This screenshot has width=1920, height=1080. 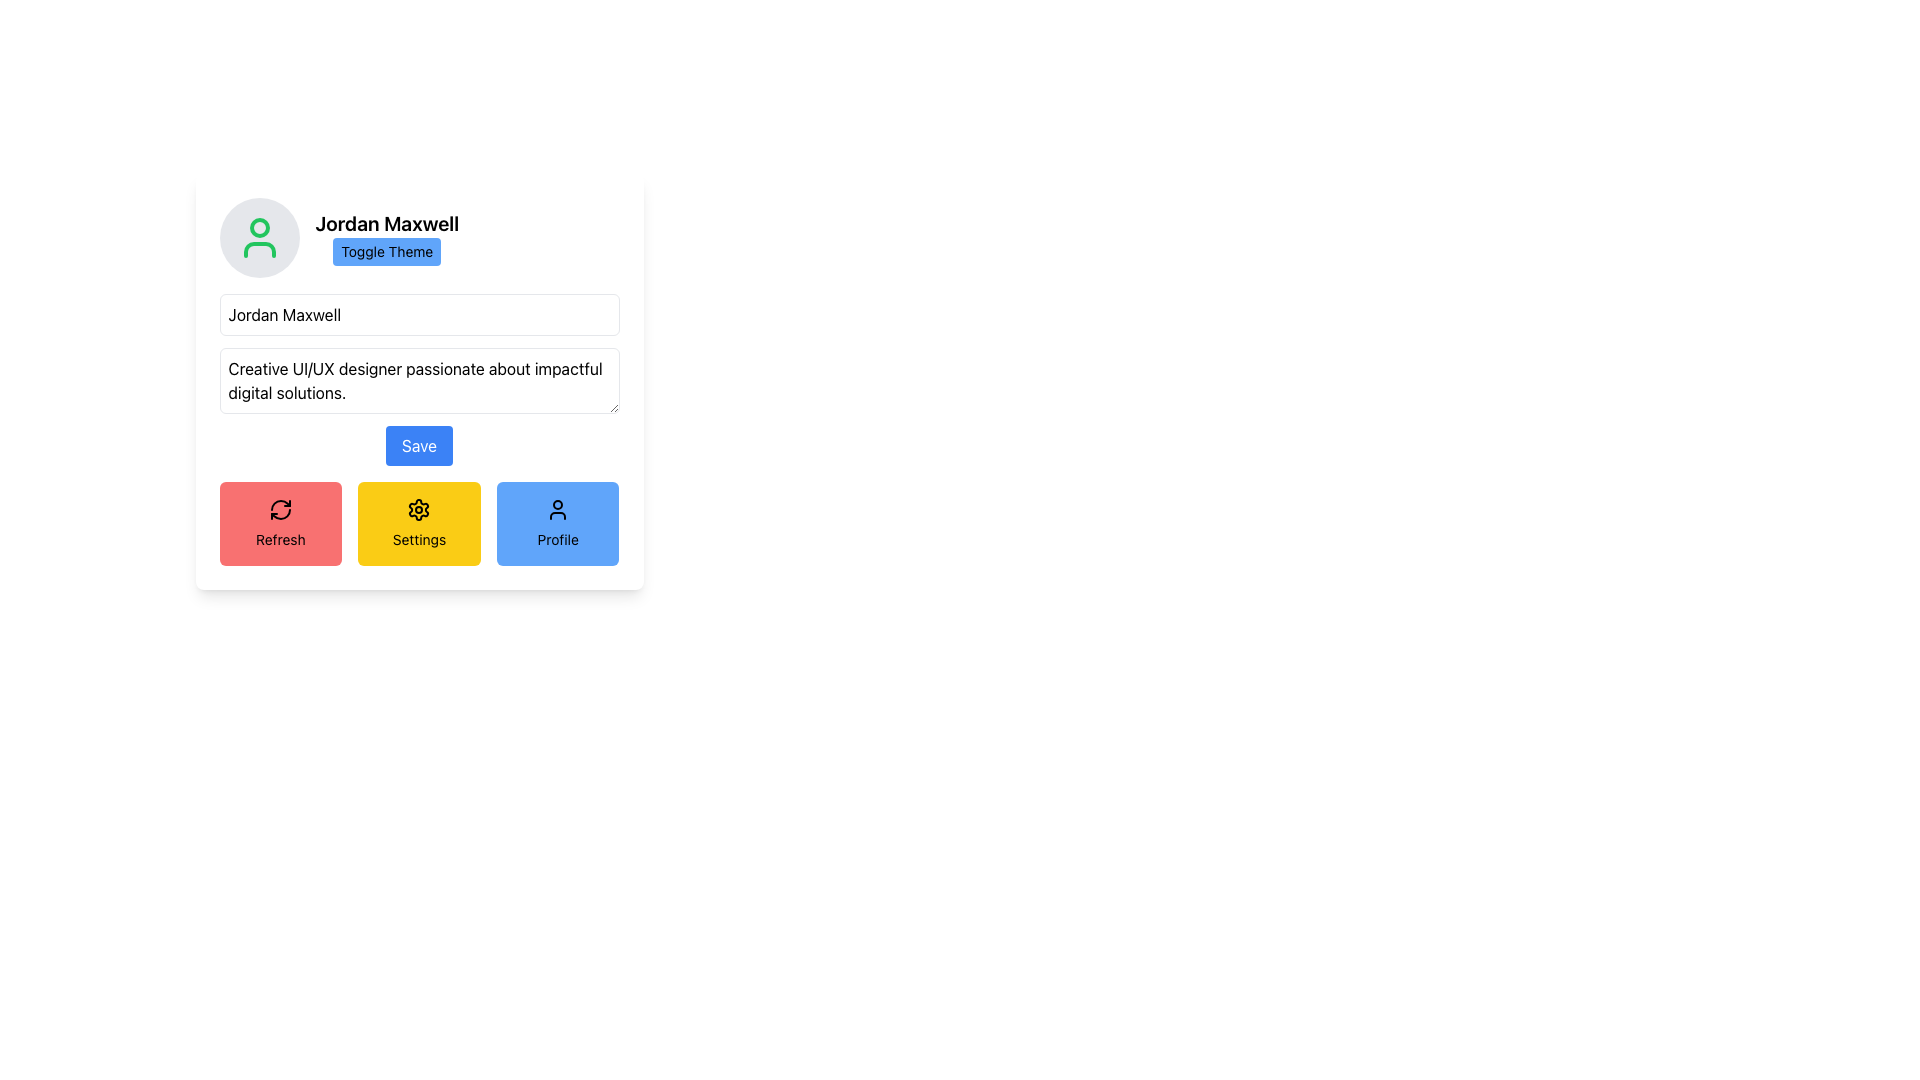 I want to click on the cogwheel or gear icon within the yellow rounded rectangle background, so click(x=418, y=508).